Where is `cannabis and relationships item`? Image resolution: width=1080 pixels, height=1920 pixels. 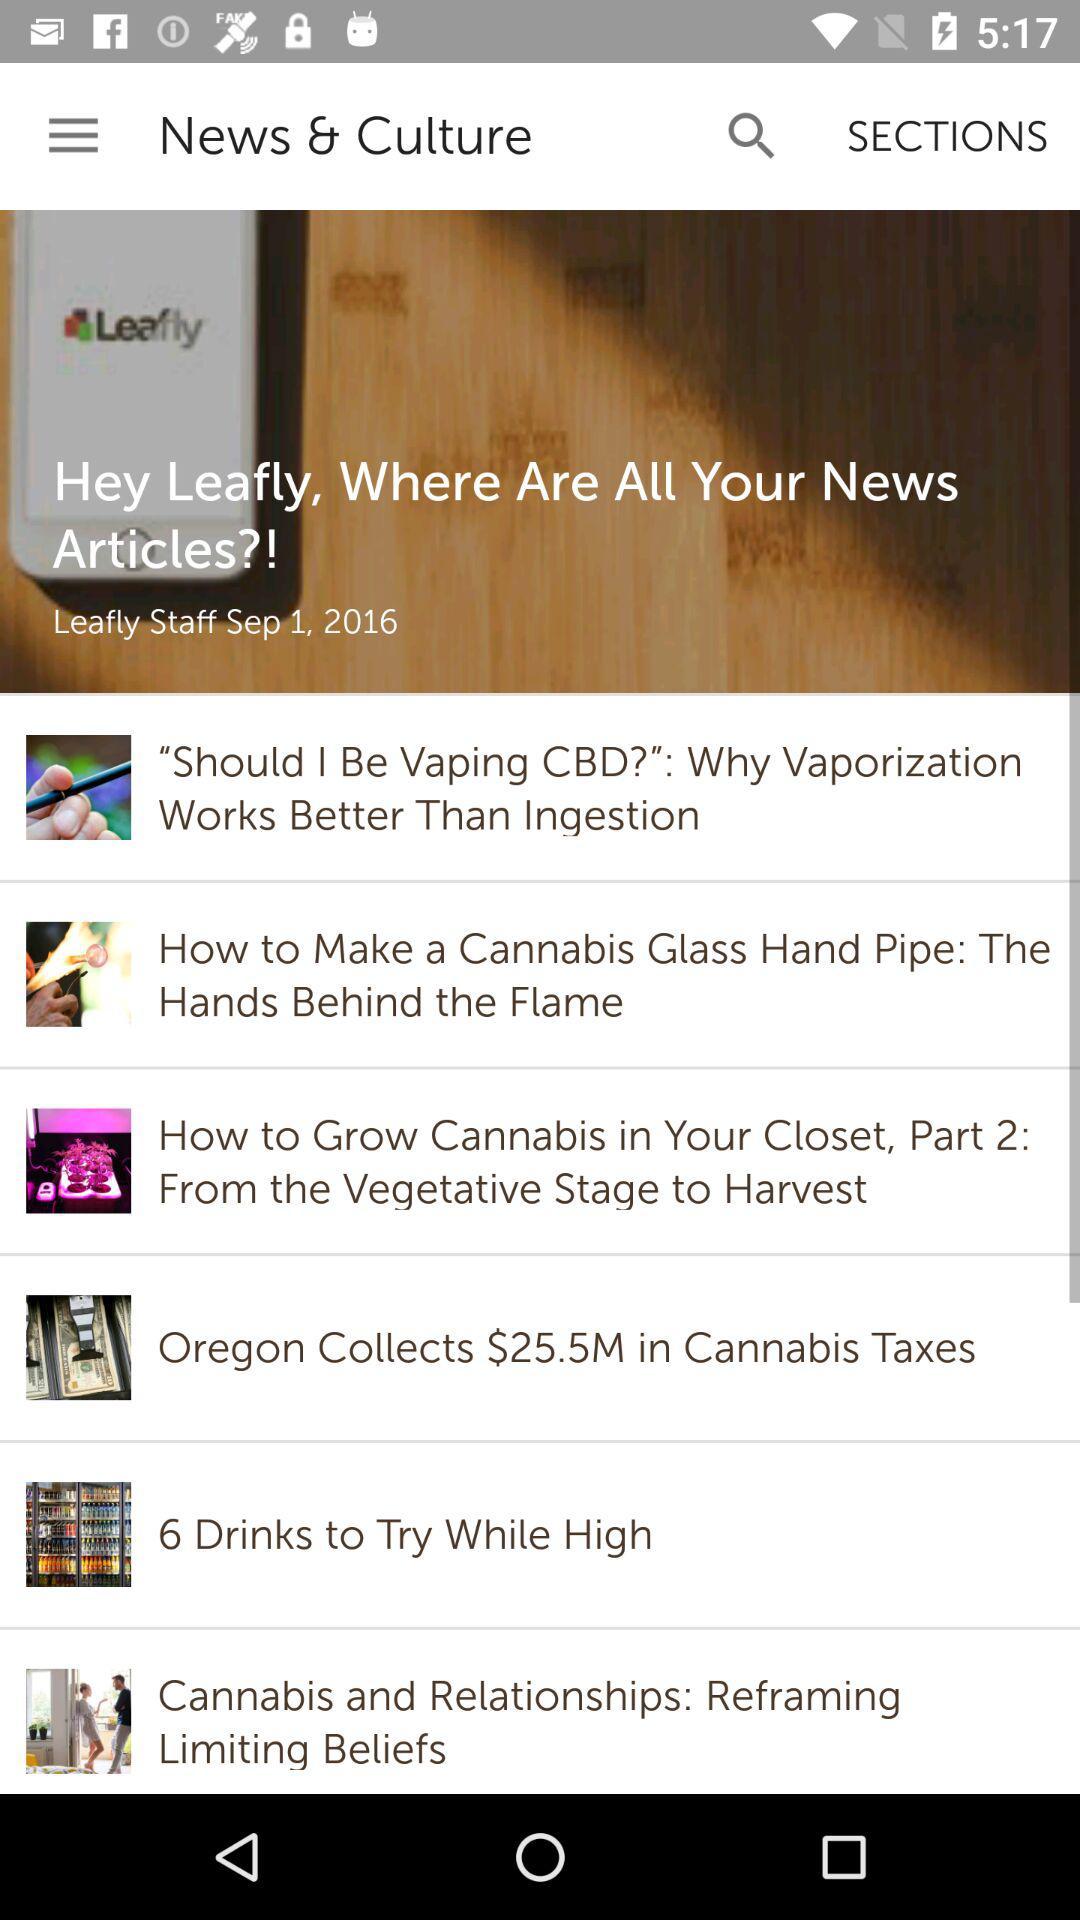
cannabis and relationships item is located at coordinates (604, 1720).